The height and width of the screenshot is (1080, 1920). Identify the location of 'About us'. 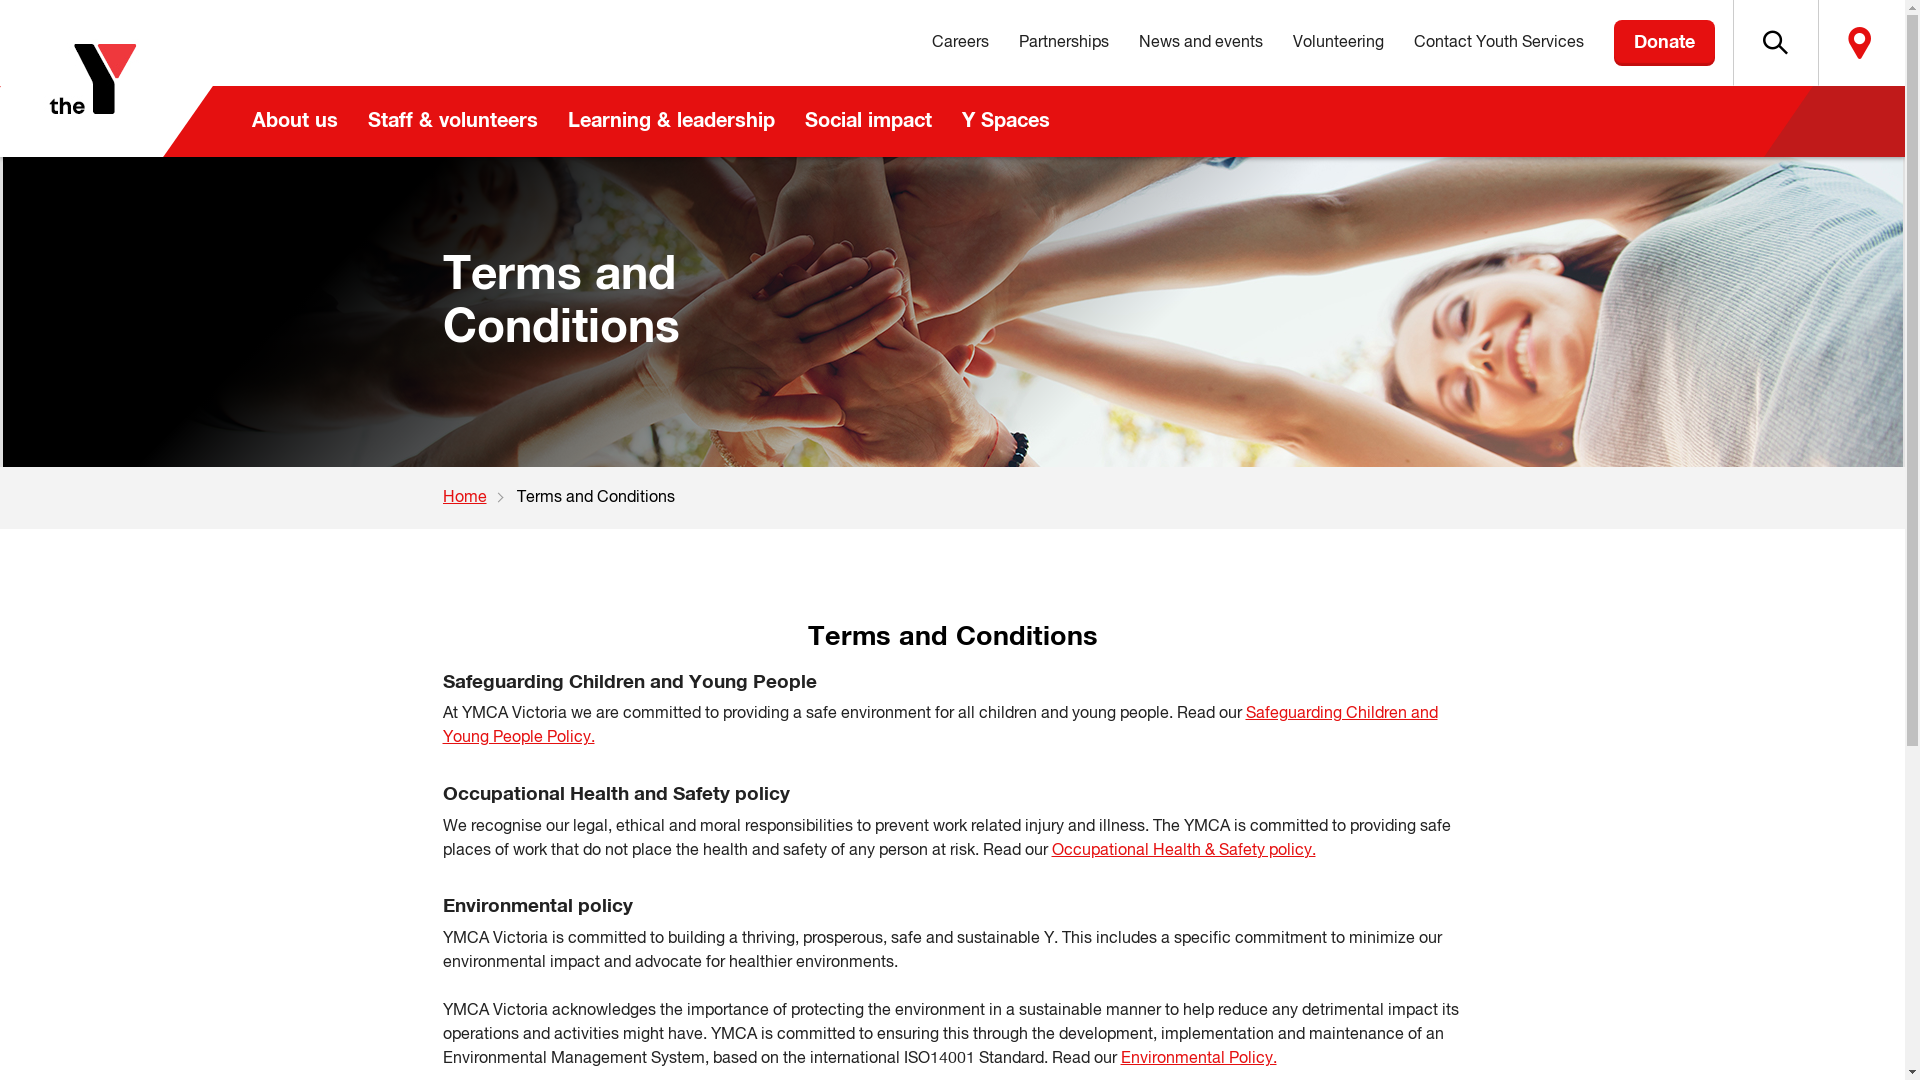
(235, 121).